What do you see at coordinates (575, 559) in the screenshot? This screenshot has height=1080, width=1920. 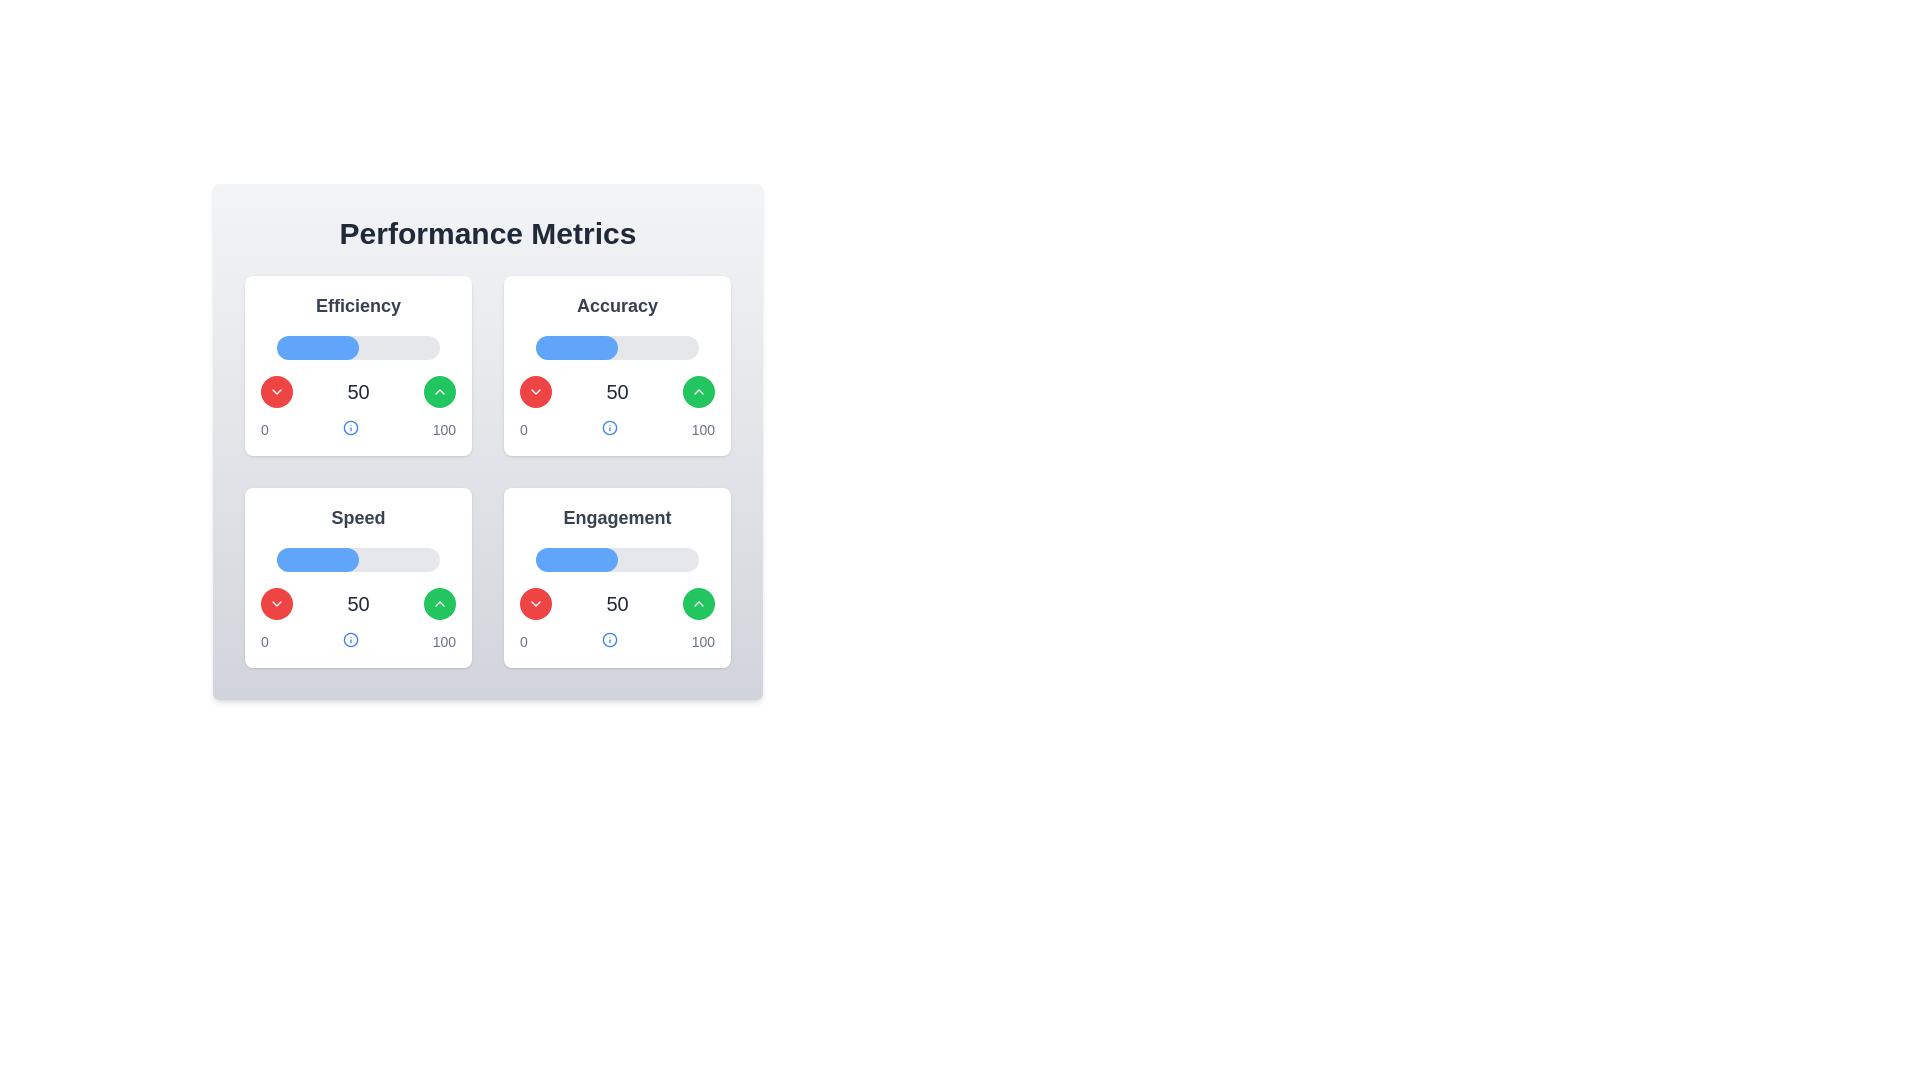 I see `the progress bar representing 50% engagement level within the 'Engagement' metric card in the bottom-right corner of the Performance Metrics panel` at bounding box center [575, 559].